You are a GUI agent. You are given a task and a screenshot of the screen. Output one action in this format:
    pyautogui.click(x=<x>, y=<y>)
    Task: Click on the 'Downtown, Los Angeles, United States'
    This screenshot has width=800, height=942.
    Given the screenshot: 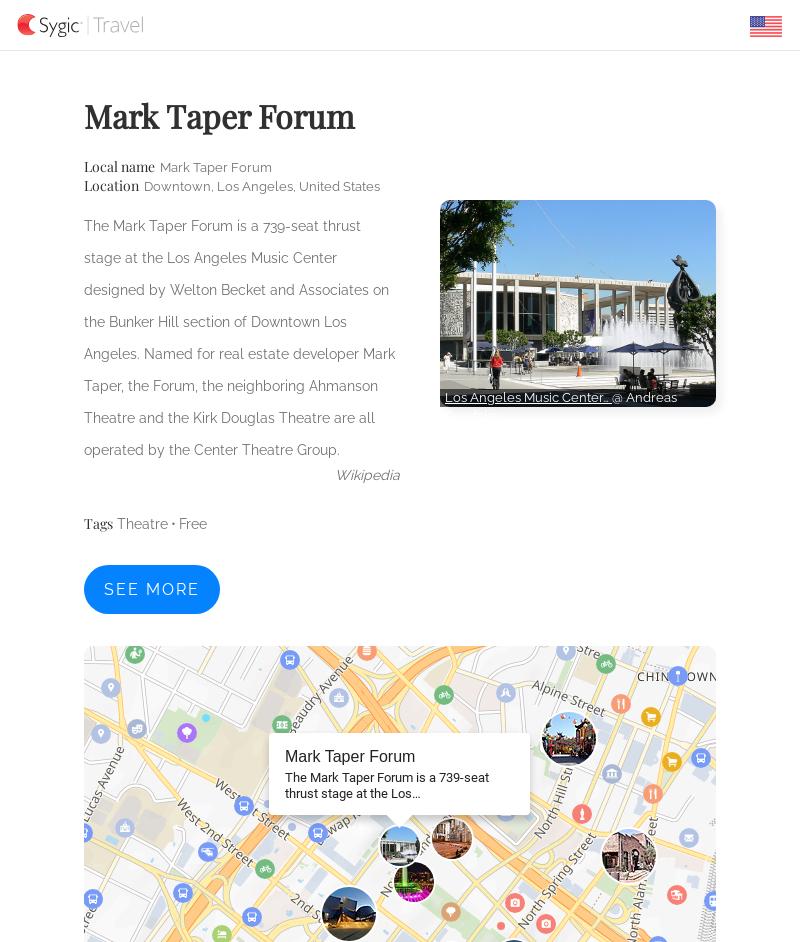 What is the action you would take?
    pyautogui.click(x=261, y=185)
    